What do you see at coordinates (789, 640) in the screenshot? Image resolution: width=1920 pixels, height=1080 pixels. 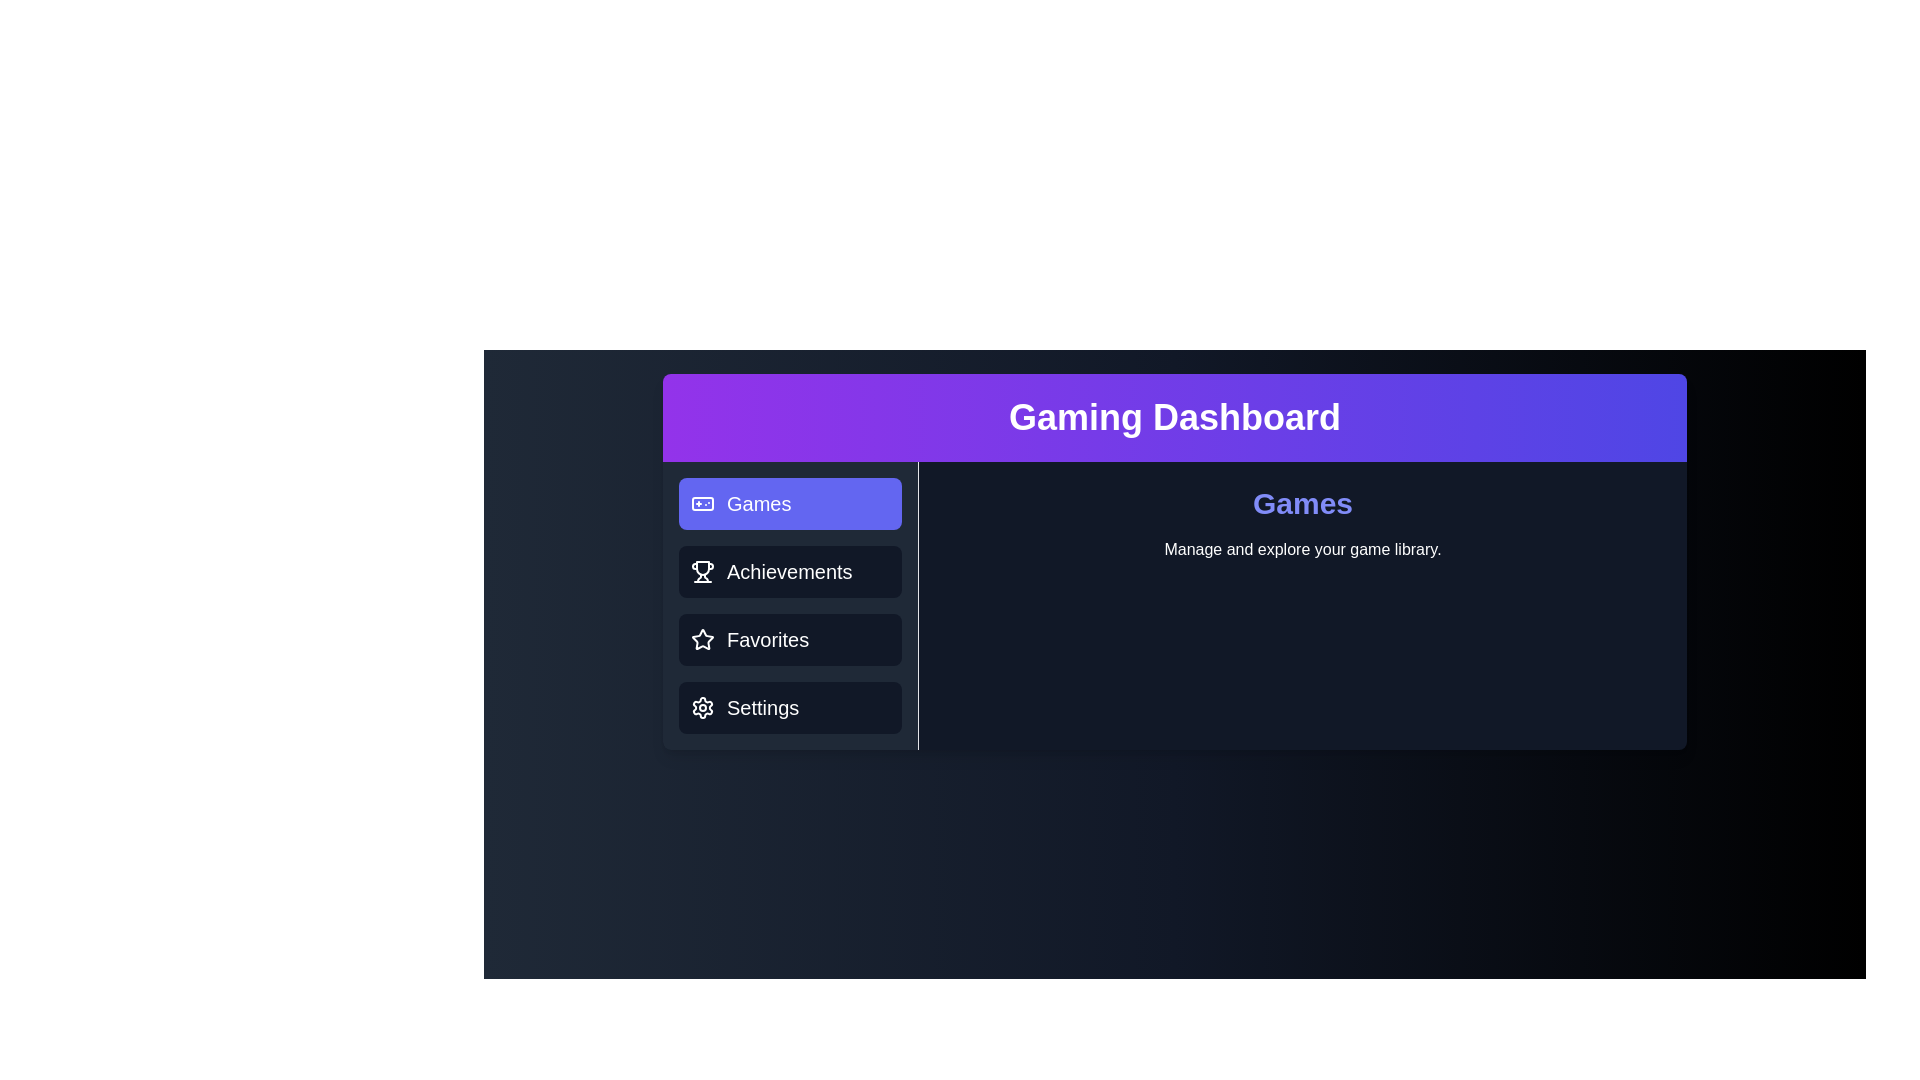 I see `the tab labeled Favorites to observe its hover effect` at bounding box center [789, 640].